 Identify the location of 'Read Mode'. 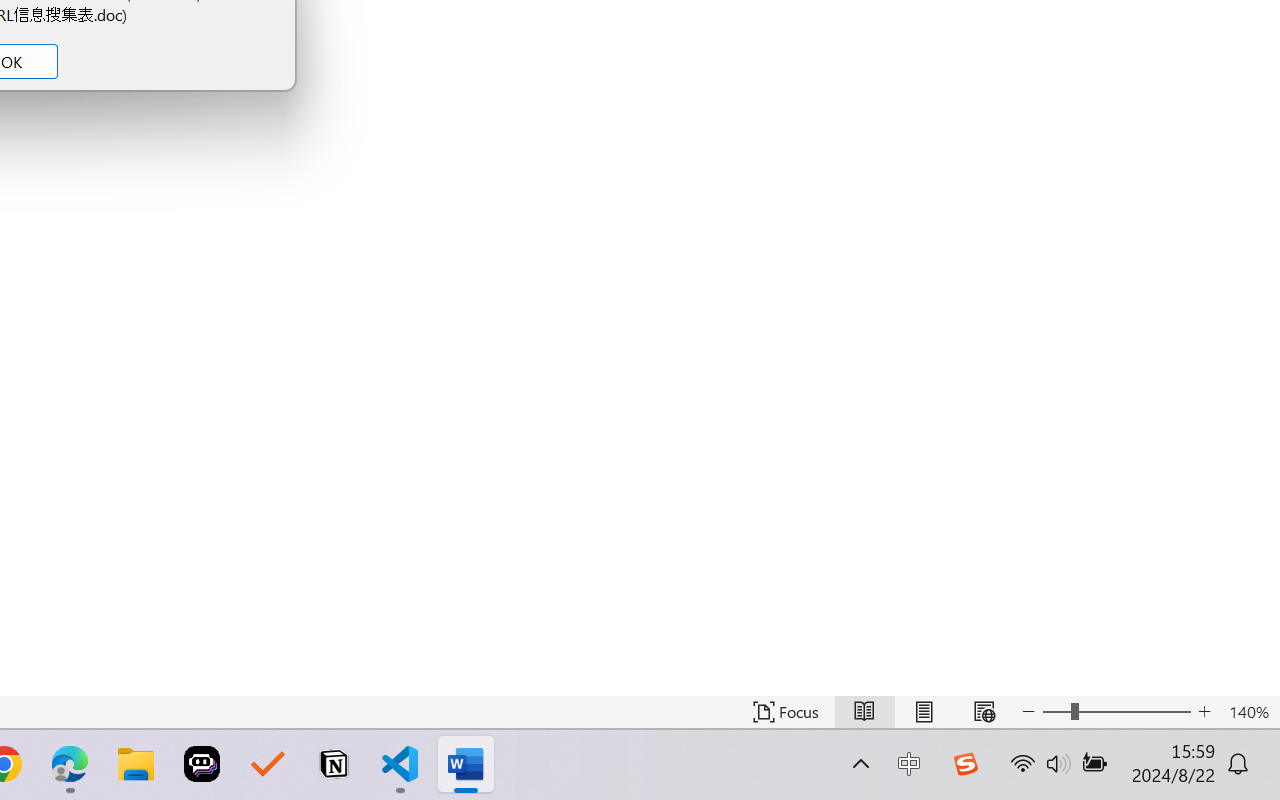
(864, 711).